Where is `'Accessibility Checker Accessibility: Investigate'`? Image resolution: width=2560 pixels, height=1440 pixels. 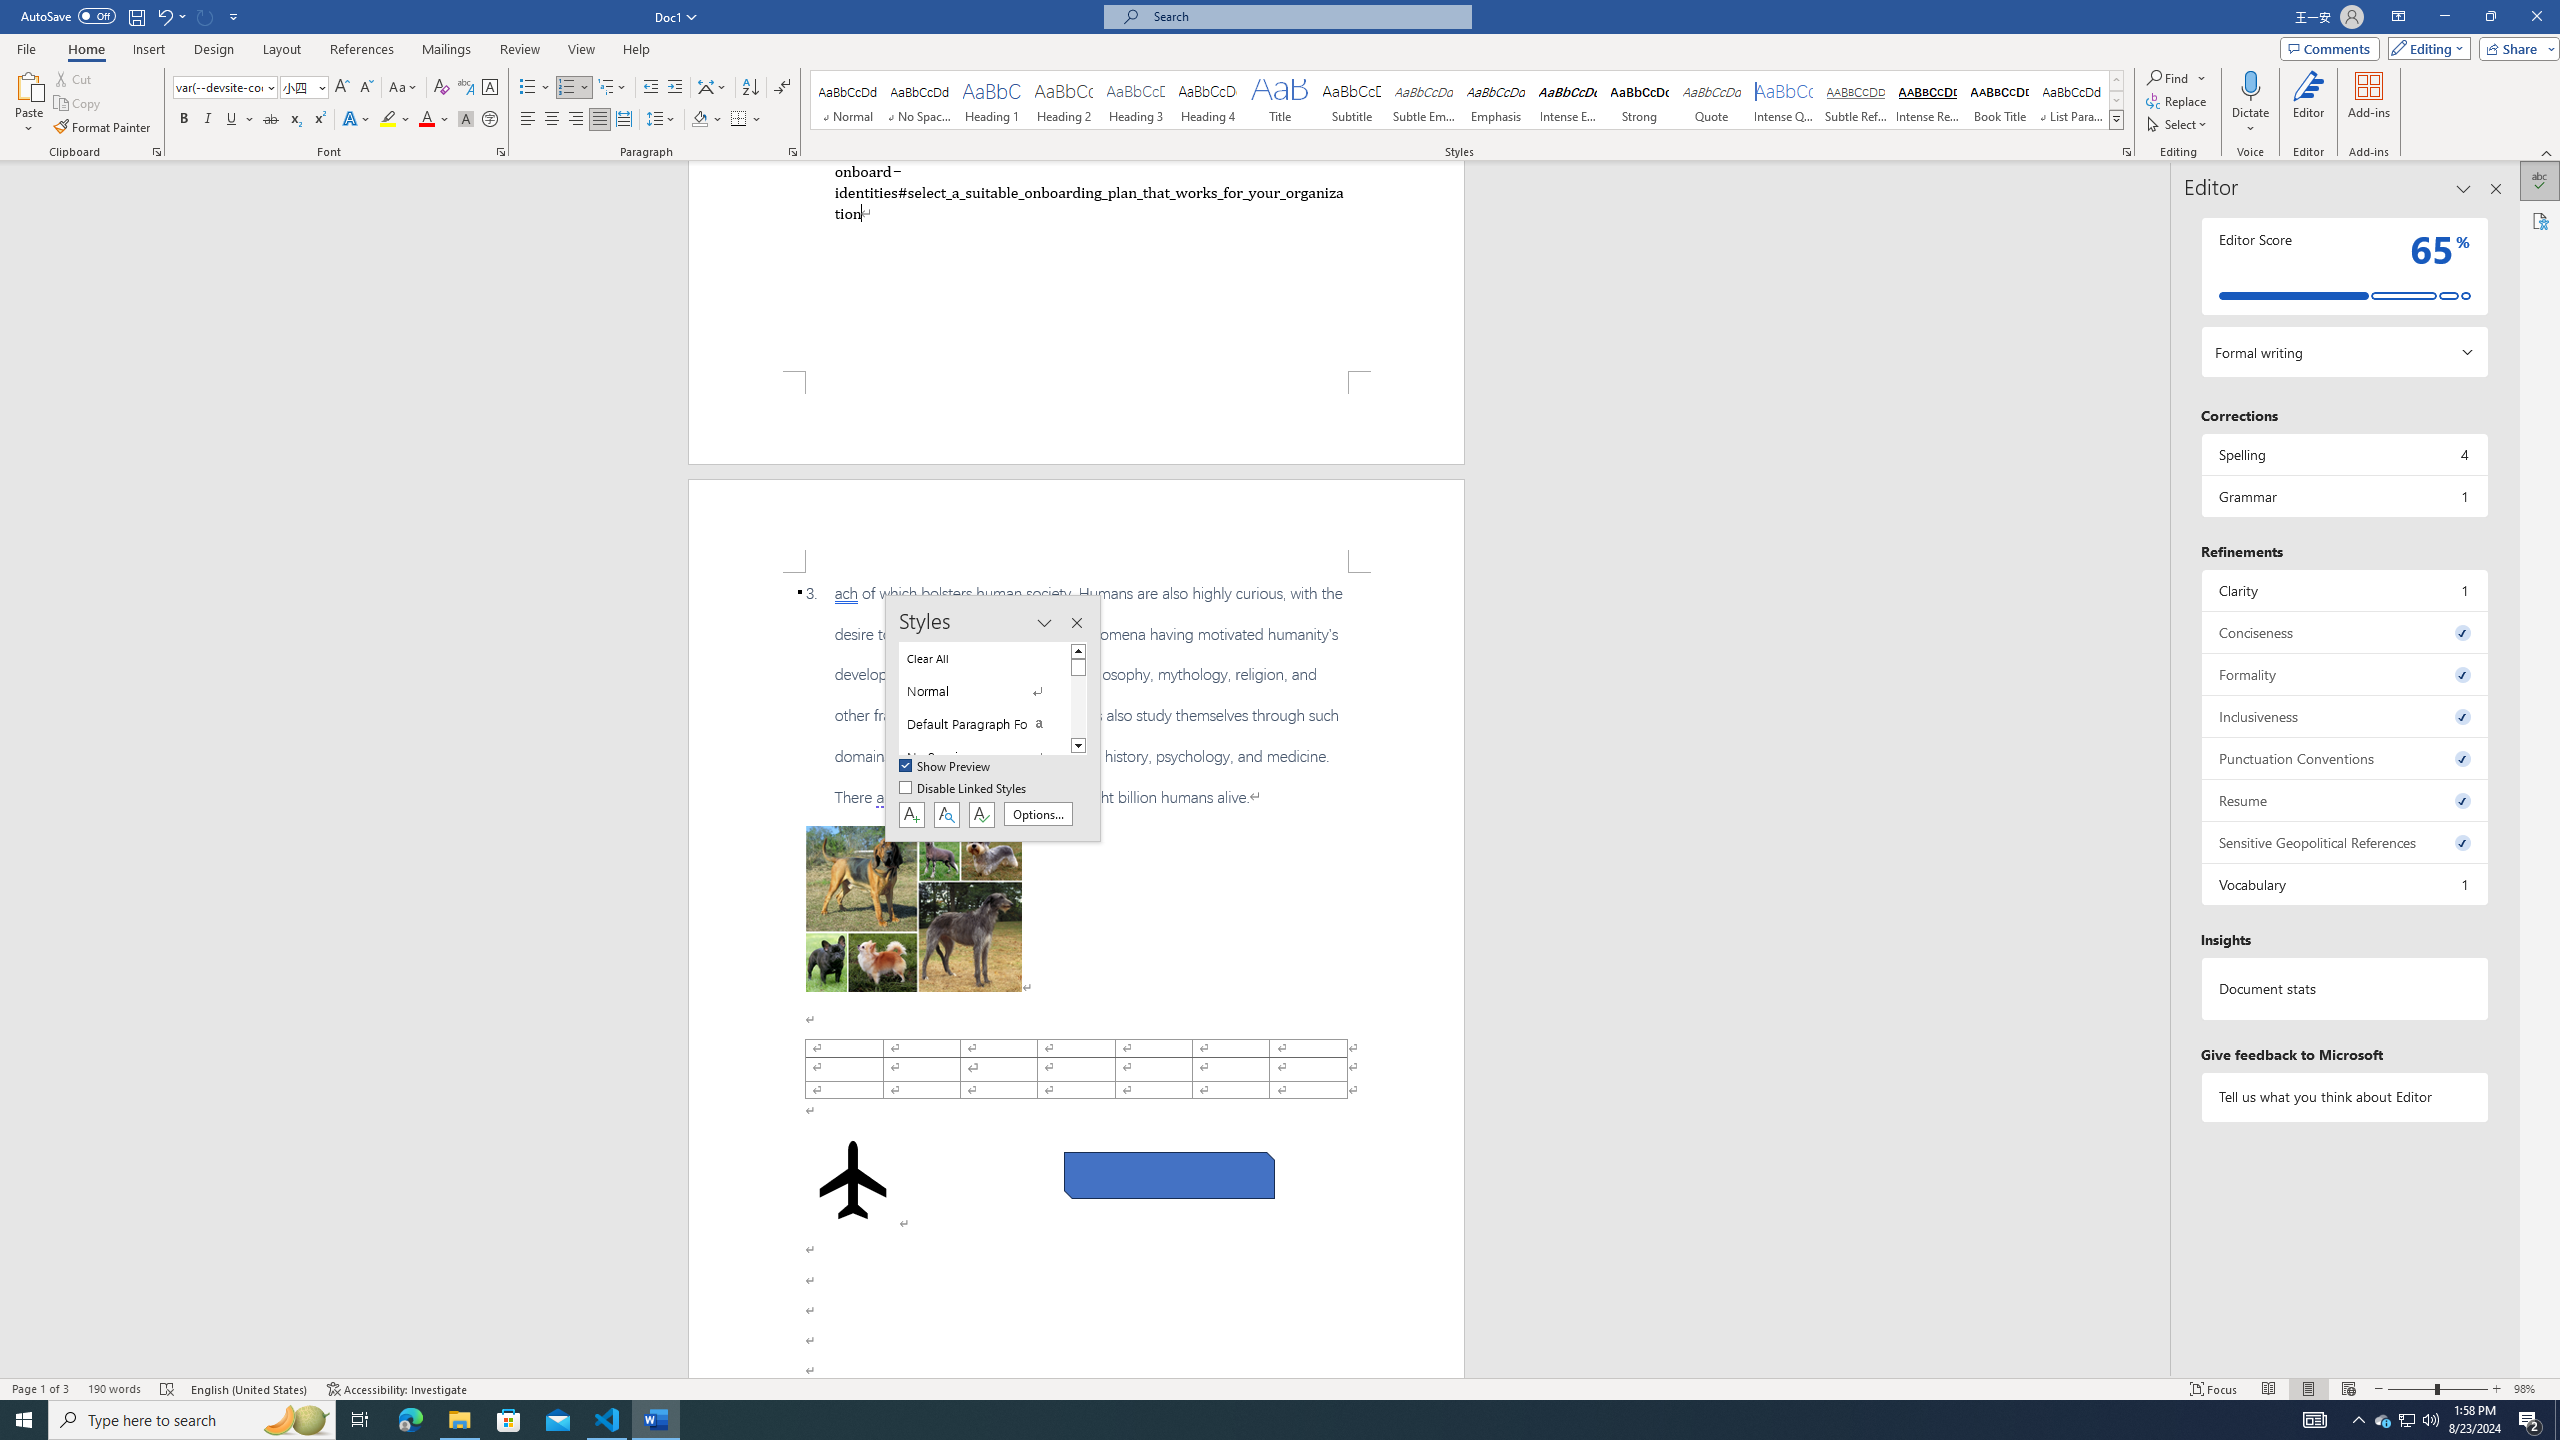 'Accessibility Checker Accessibility: Investigate' is located at coordinates (398, 1389).